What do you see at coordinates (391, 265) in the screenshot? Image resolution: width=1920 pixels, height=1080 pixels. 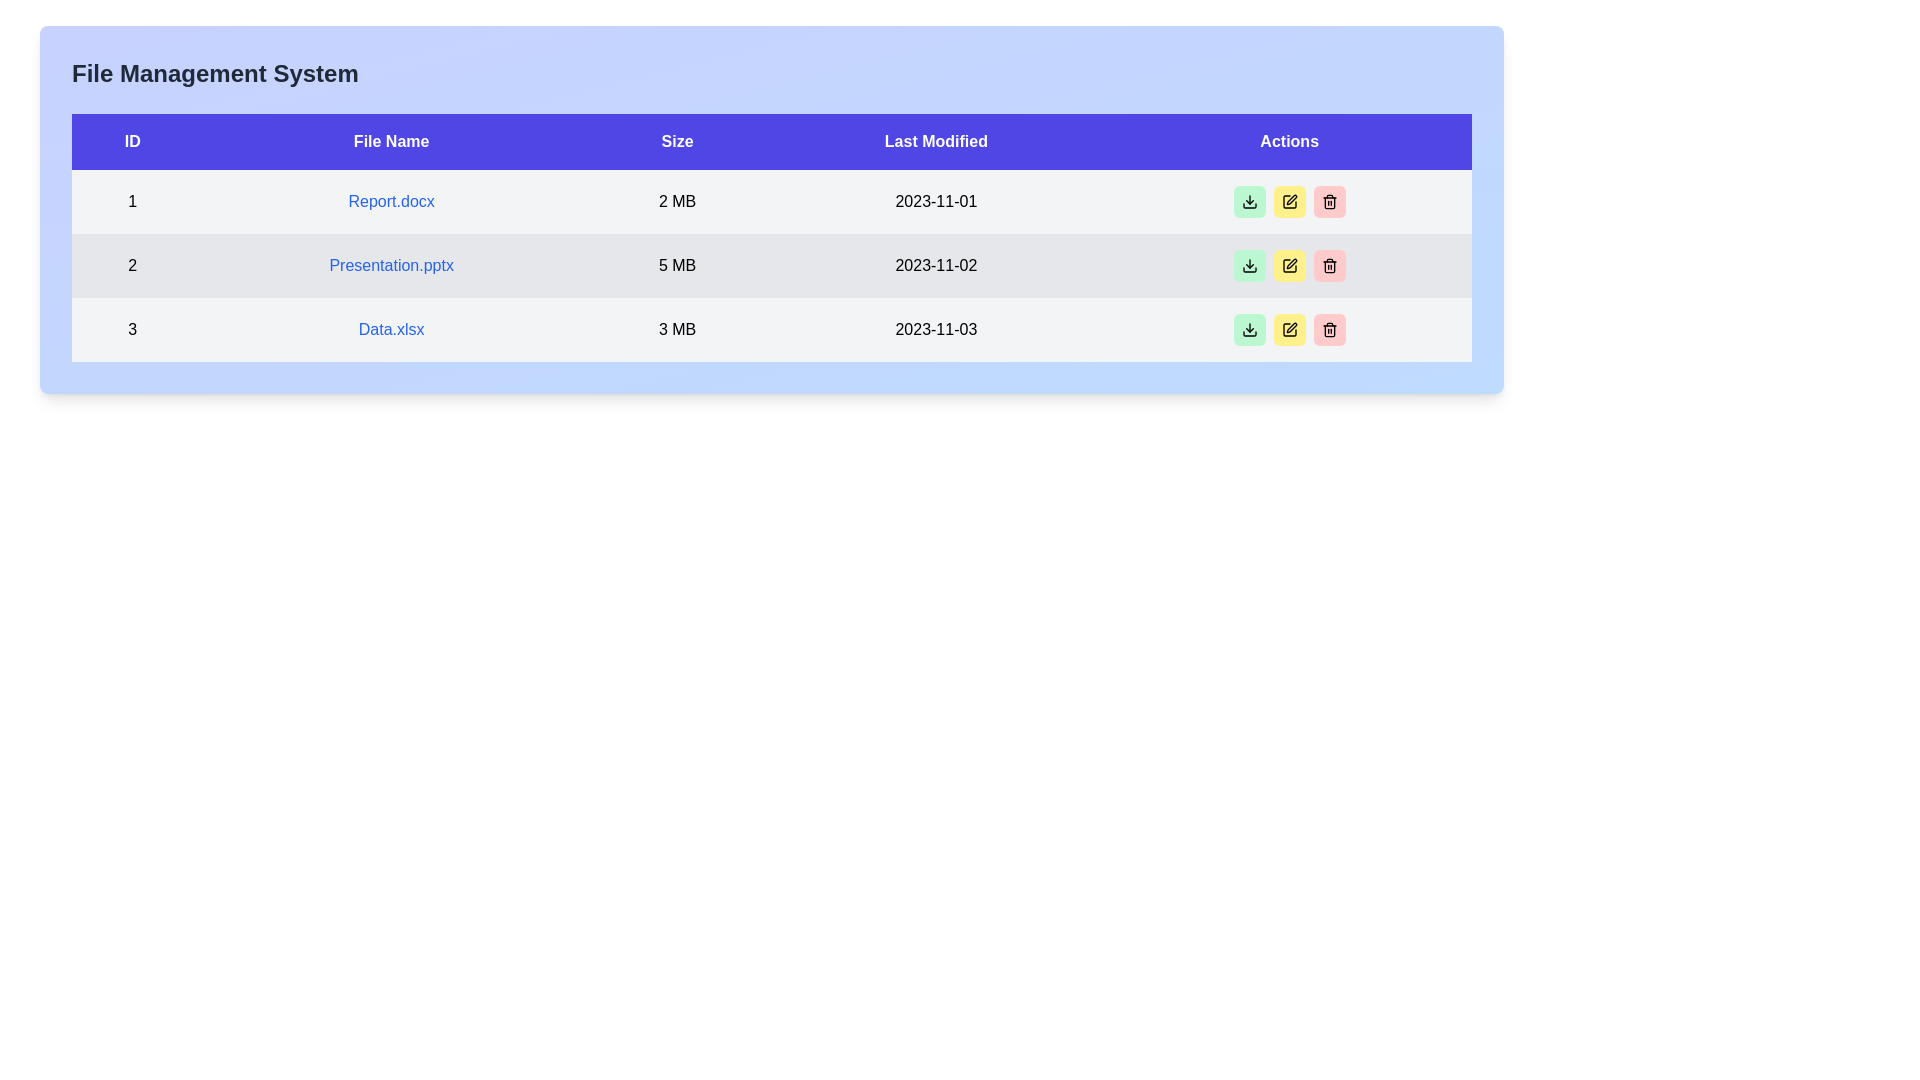 I see `the hyperlink text 'Presentation.pptx' located in the second entry of the 'File Name' column, adjacent to '5 MB' and '2'` at bounding box center [391, 265].